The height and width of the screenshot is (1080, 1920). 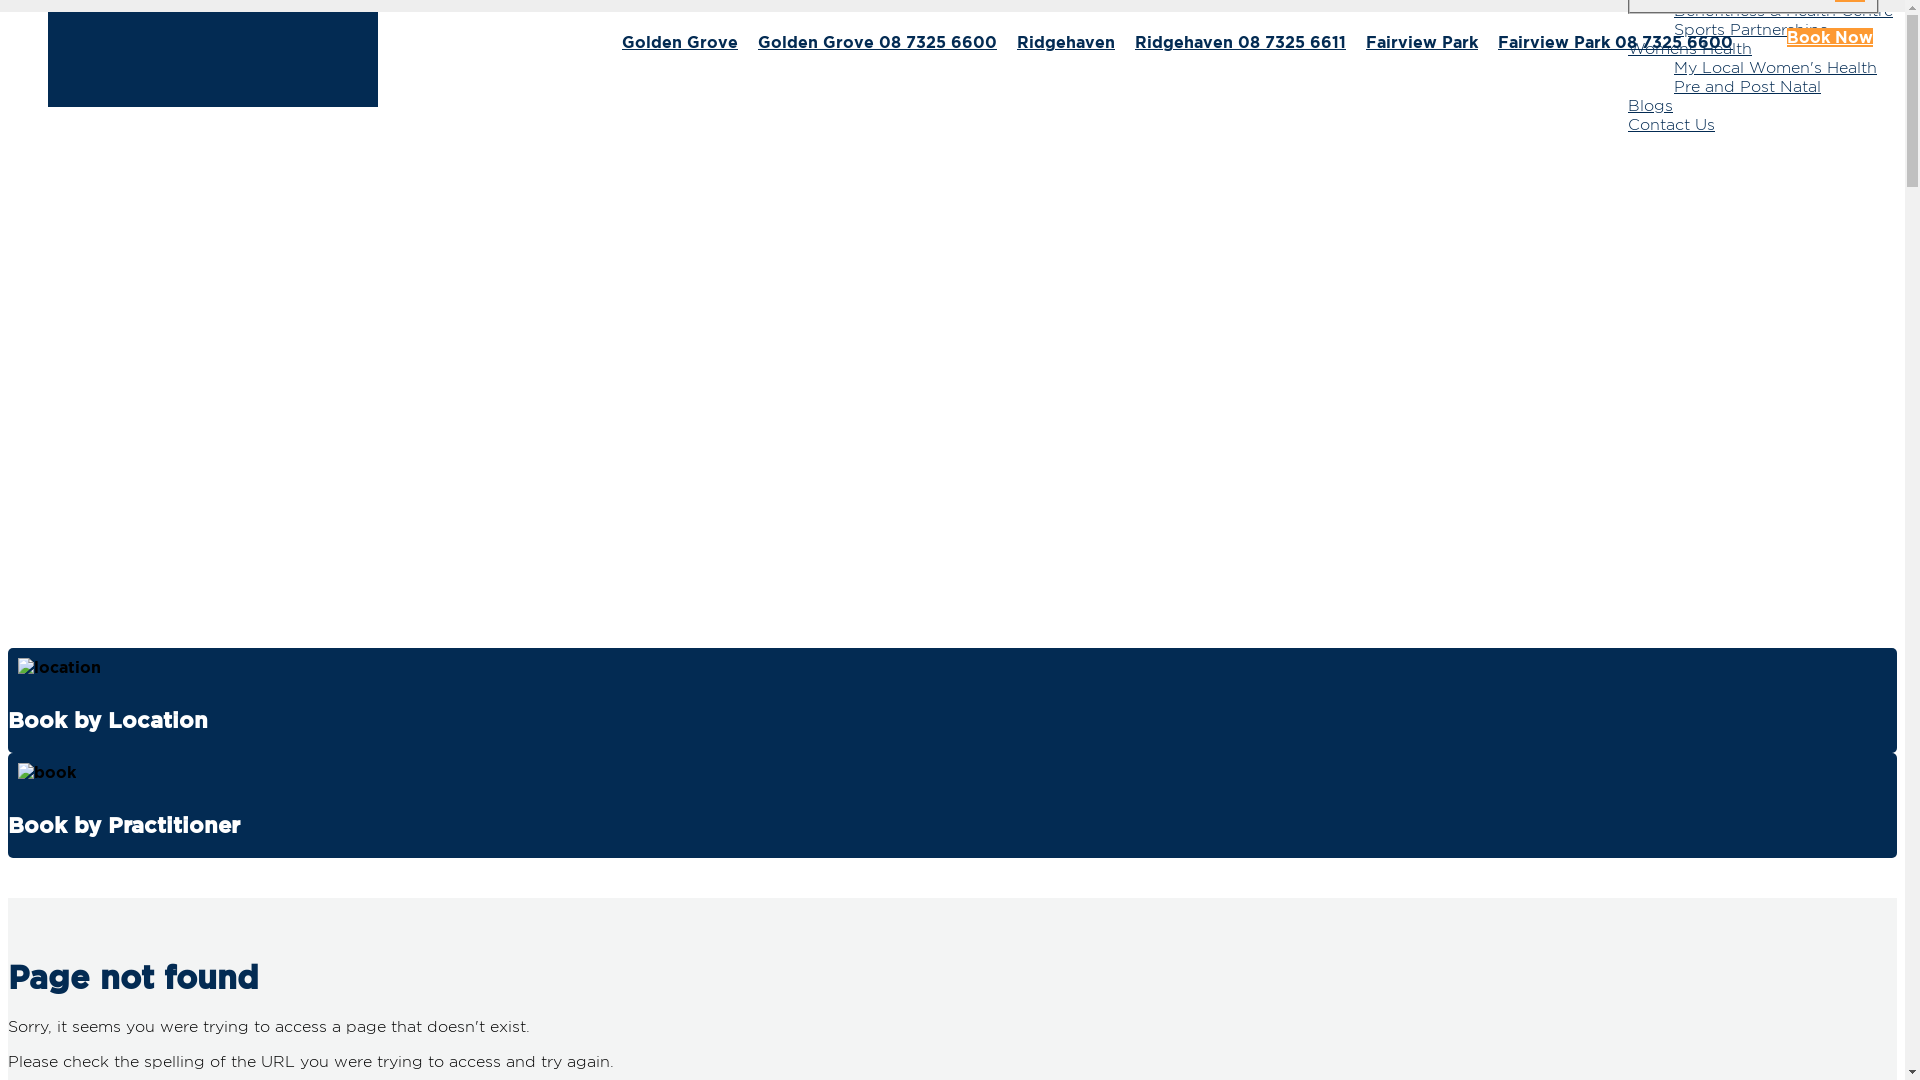 What do you see at coordinates (1829, 37) in the screenshot?
I see `'Book Now'` at bounding box center [1829, 37].